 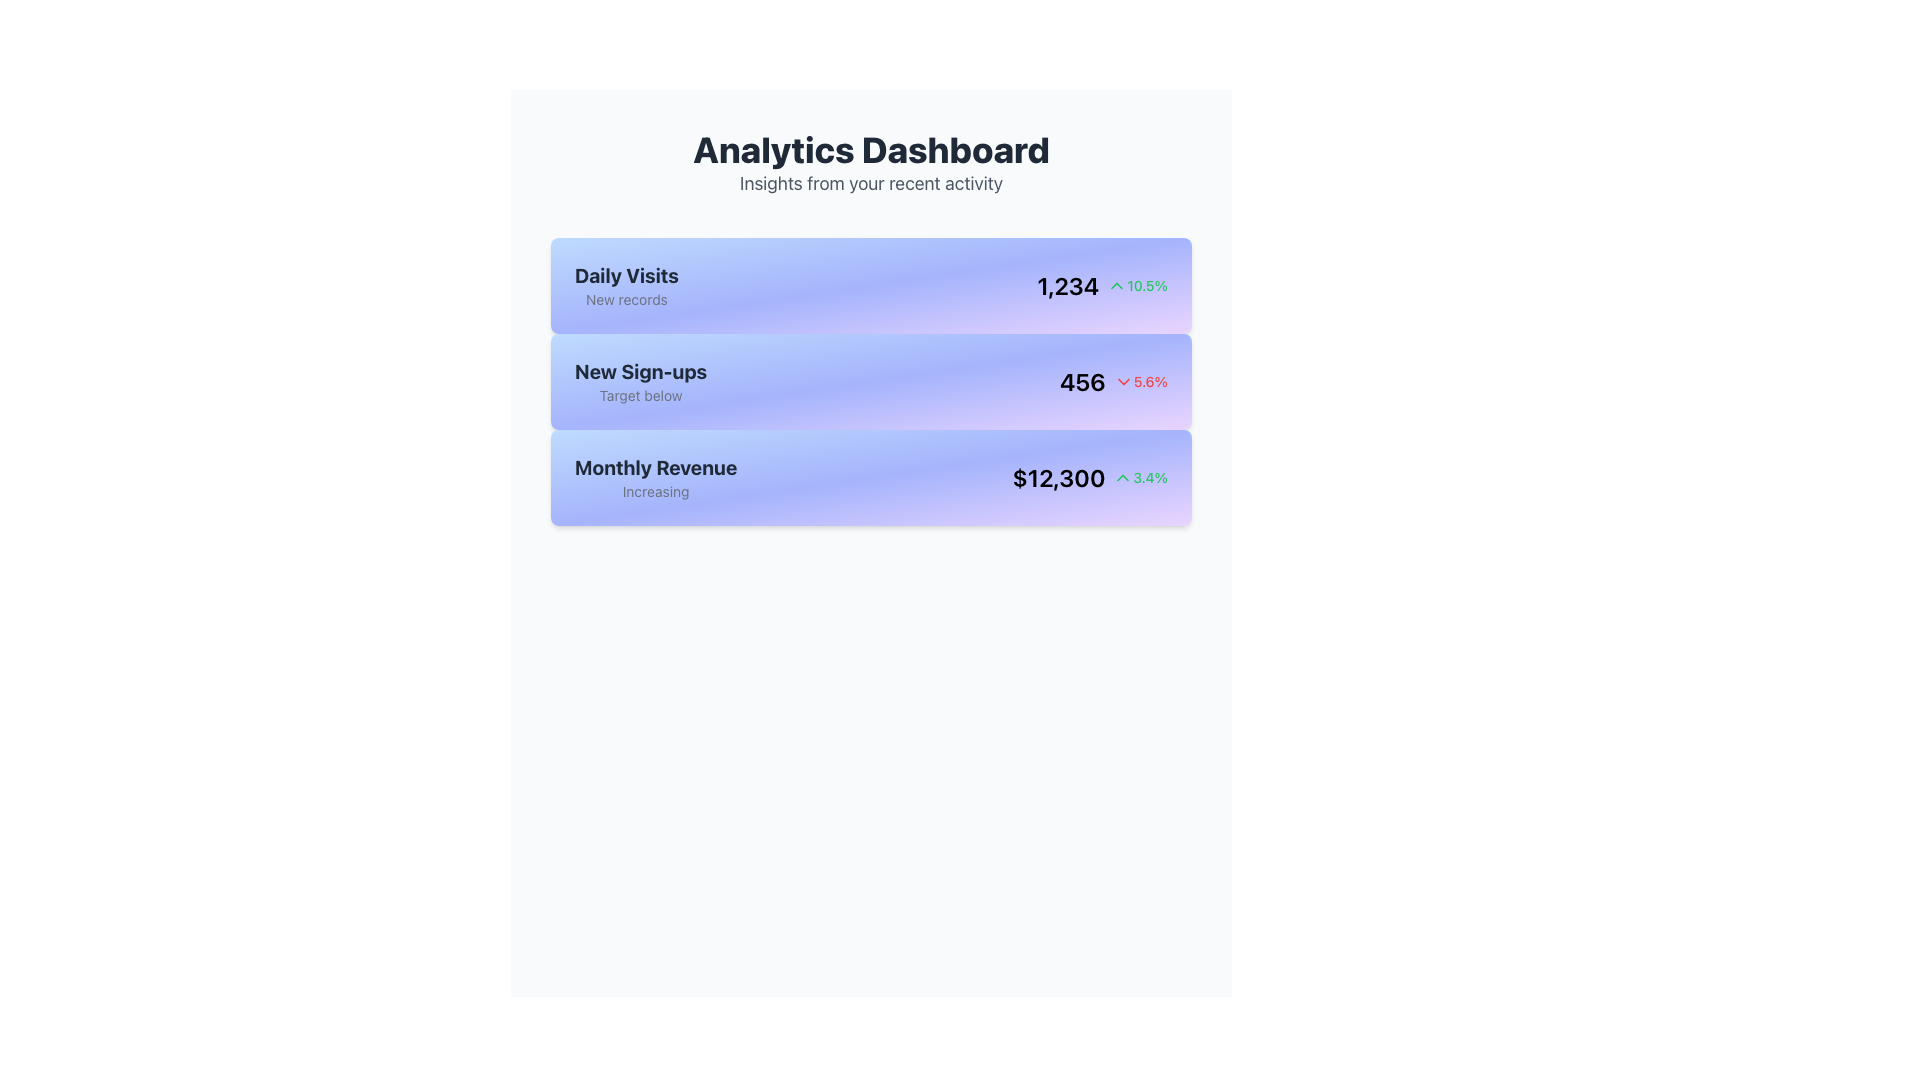 What do you see at coordinates (1123, 381) in the screenshot?
I see `the Chevron icon located to the left of the '5.6%' text` at bounding box center [1123, 381].